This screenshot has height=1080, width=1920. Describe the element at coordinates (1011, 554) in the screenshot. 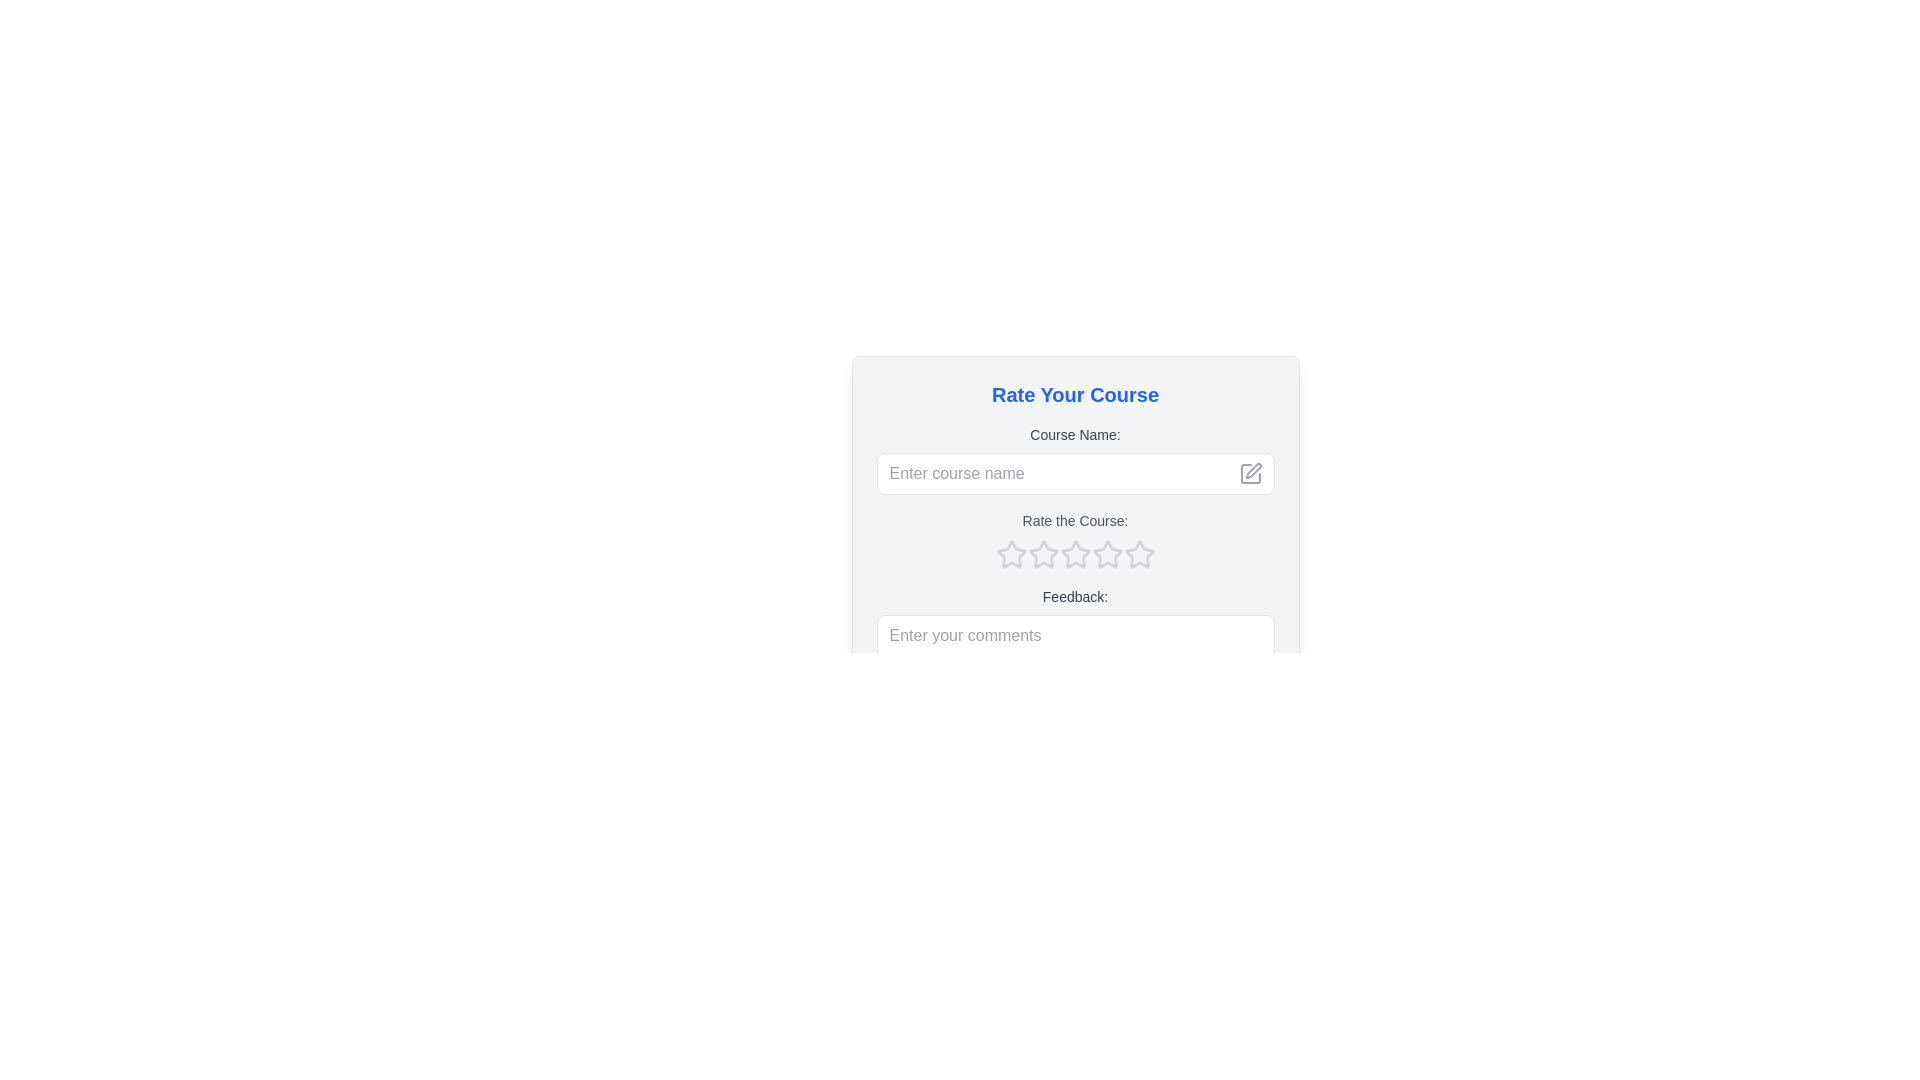

I see `the first star icon in the row of five stars` at that location.